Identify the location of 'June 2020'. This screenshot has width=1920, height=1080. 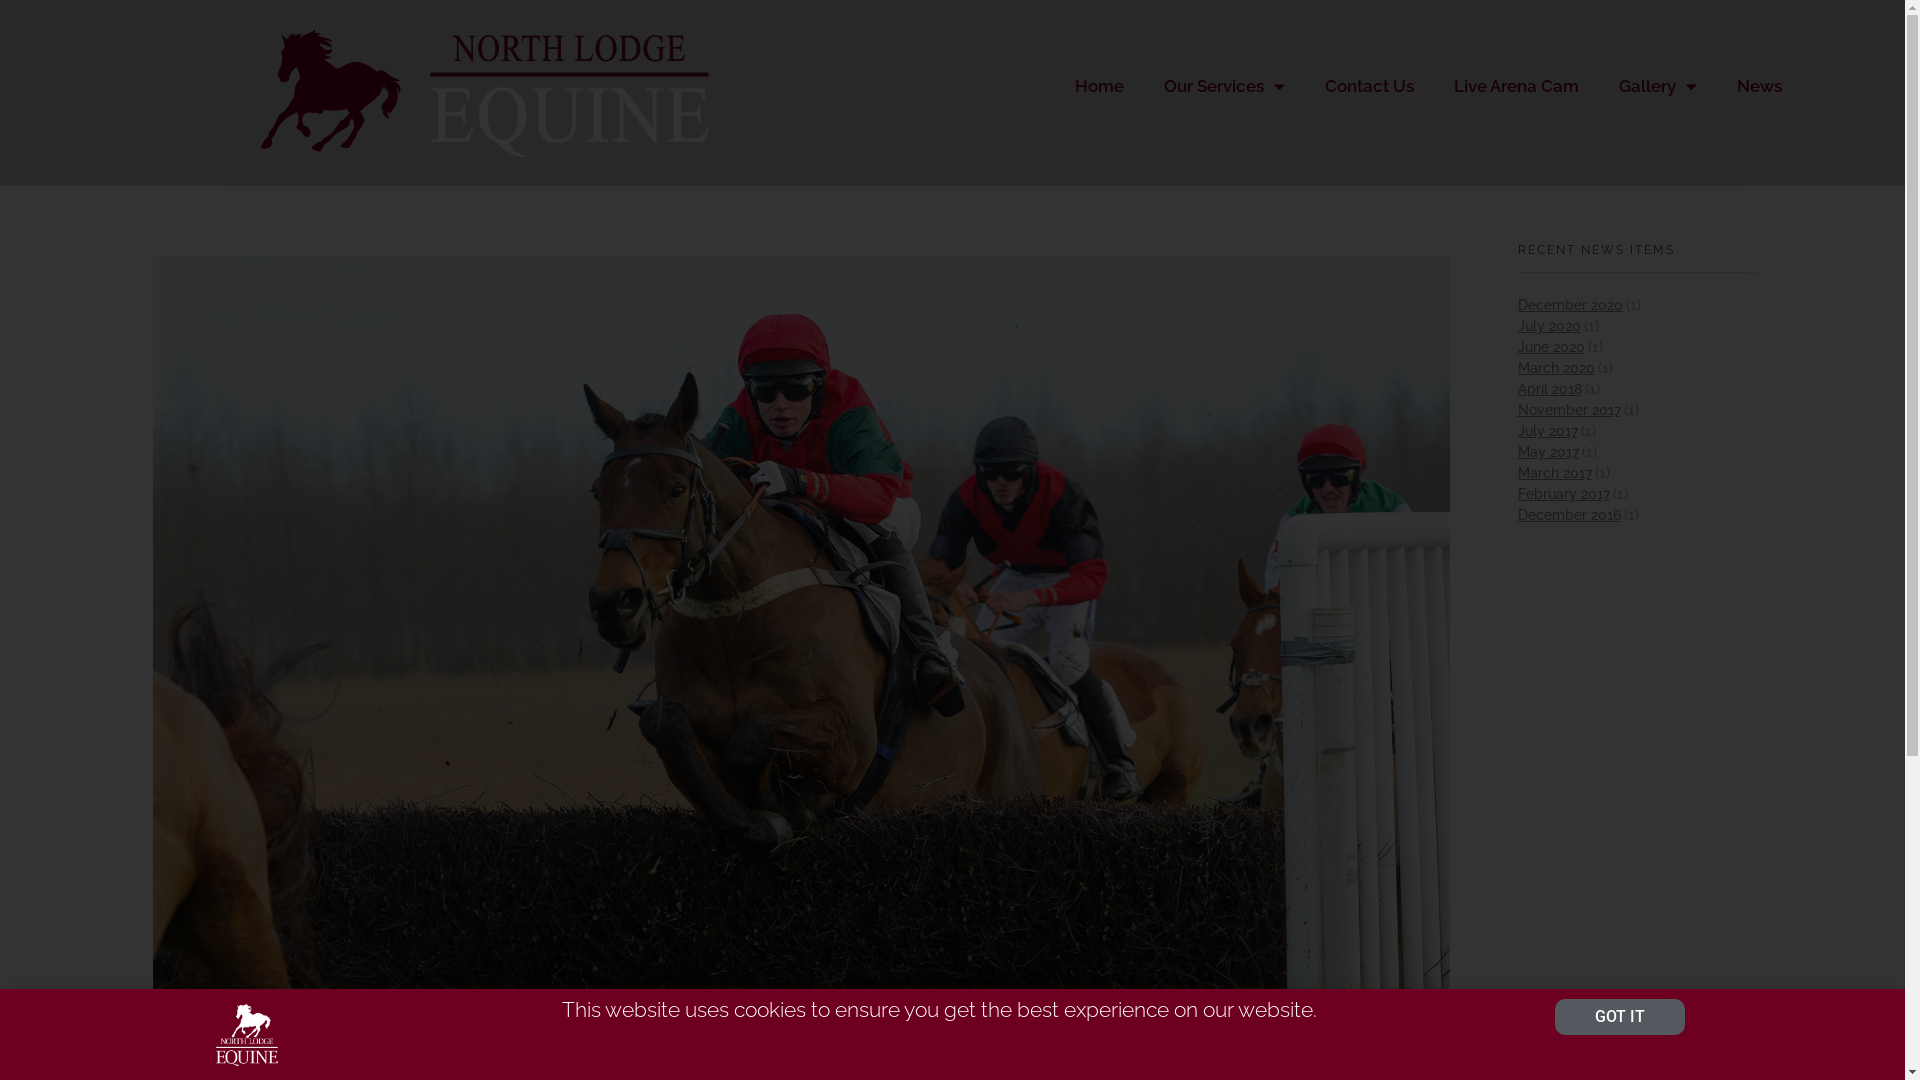
(1550, 346).